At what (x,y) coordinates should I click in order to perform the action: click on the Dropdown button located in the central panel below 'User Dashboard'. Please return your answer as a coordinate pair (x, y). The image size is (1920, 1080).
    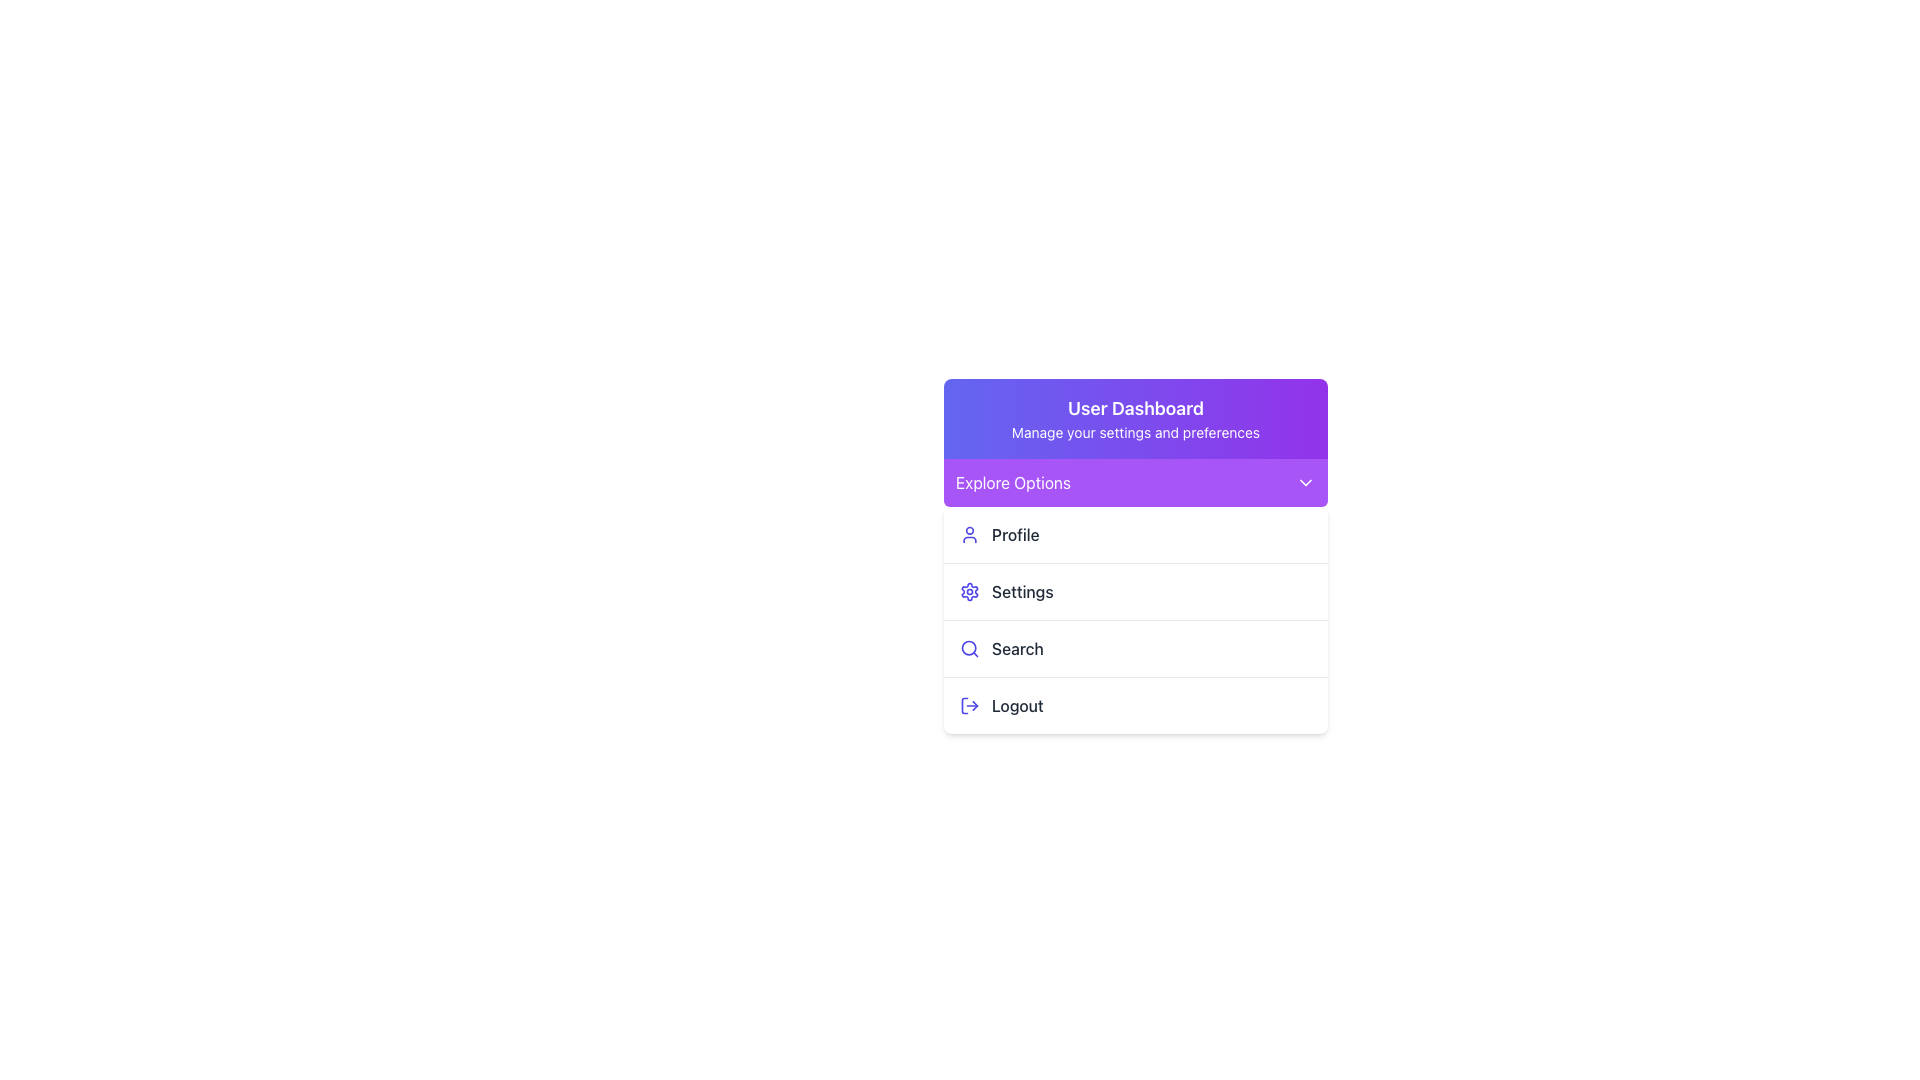
    Looking at the image, I should click on (1136, 482).